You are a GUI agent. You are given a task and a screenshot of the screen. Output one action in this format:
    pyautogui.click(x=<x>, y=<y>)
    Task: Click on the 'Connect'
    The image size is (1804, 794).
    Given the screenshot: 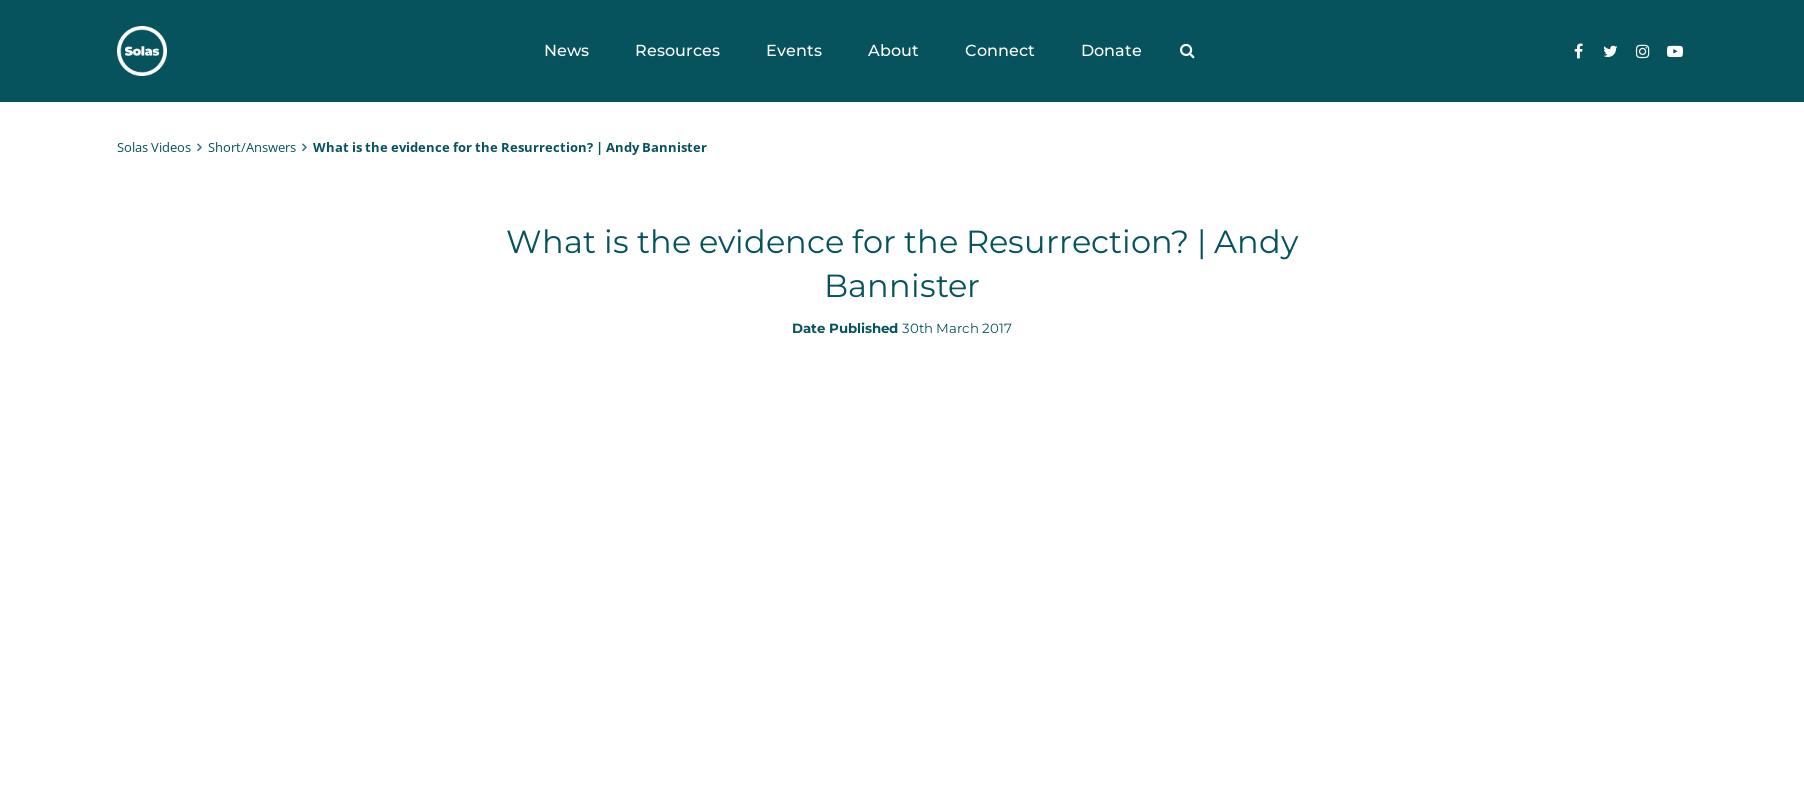 What is the action you would take?
    pyautogui.click(x=999, y=50)
    